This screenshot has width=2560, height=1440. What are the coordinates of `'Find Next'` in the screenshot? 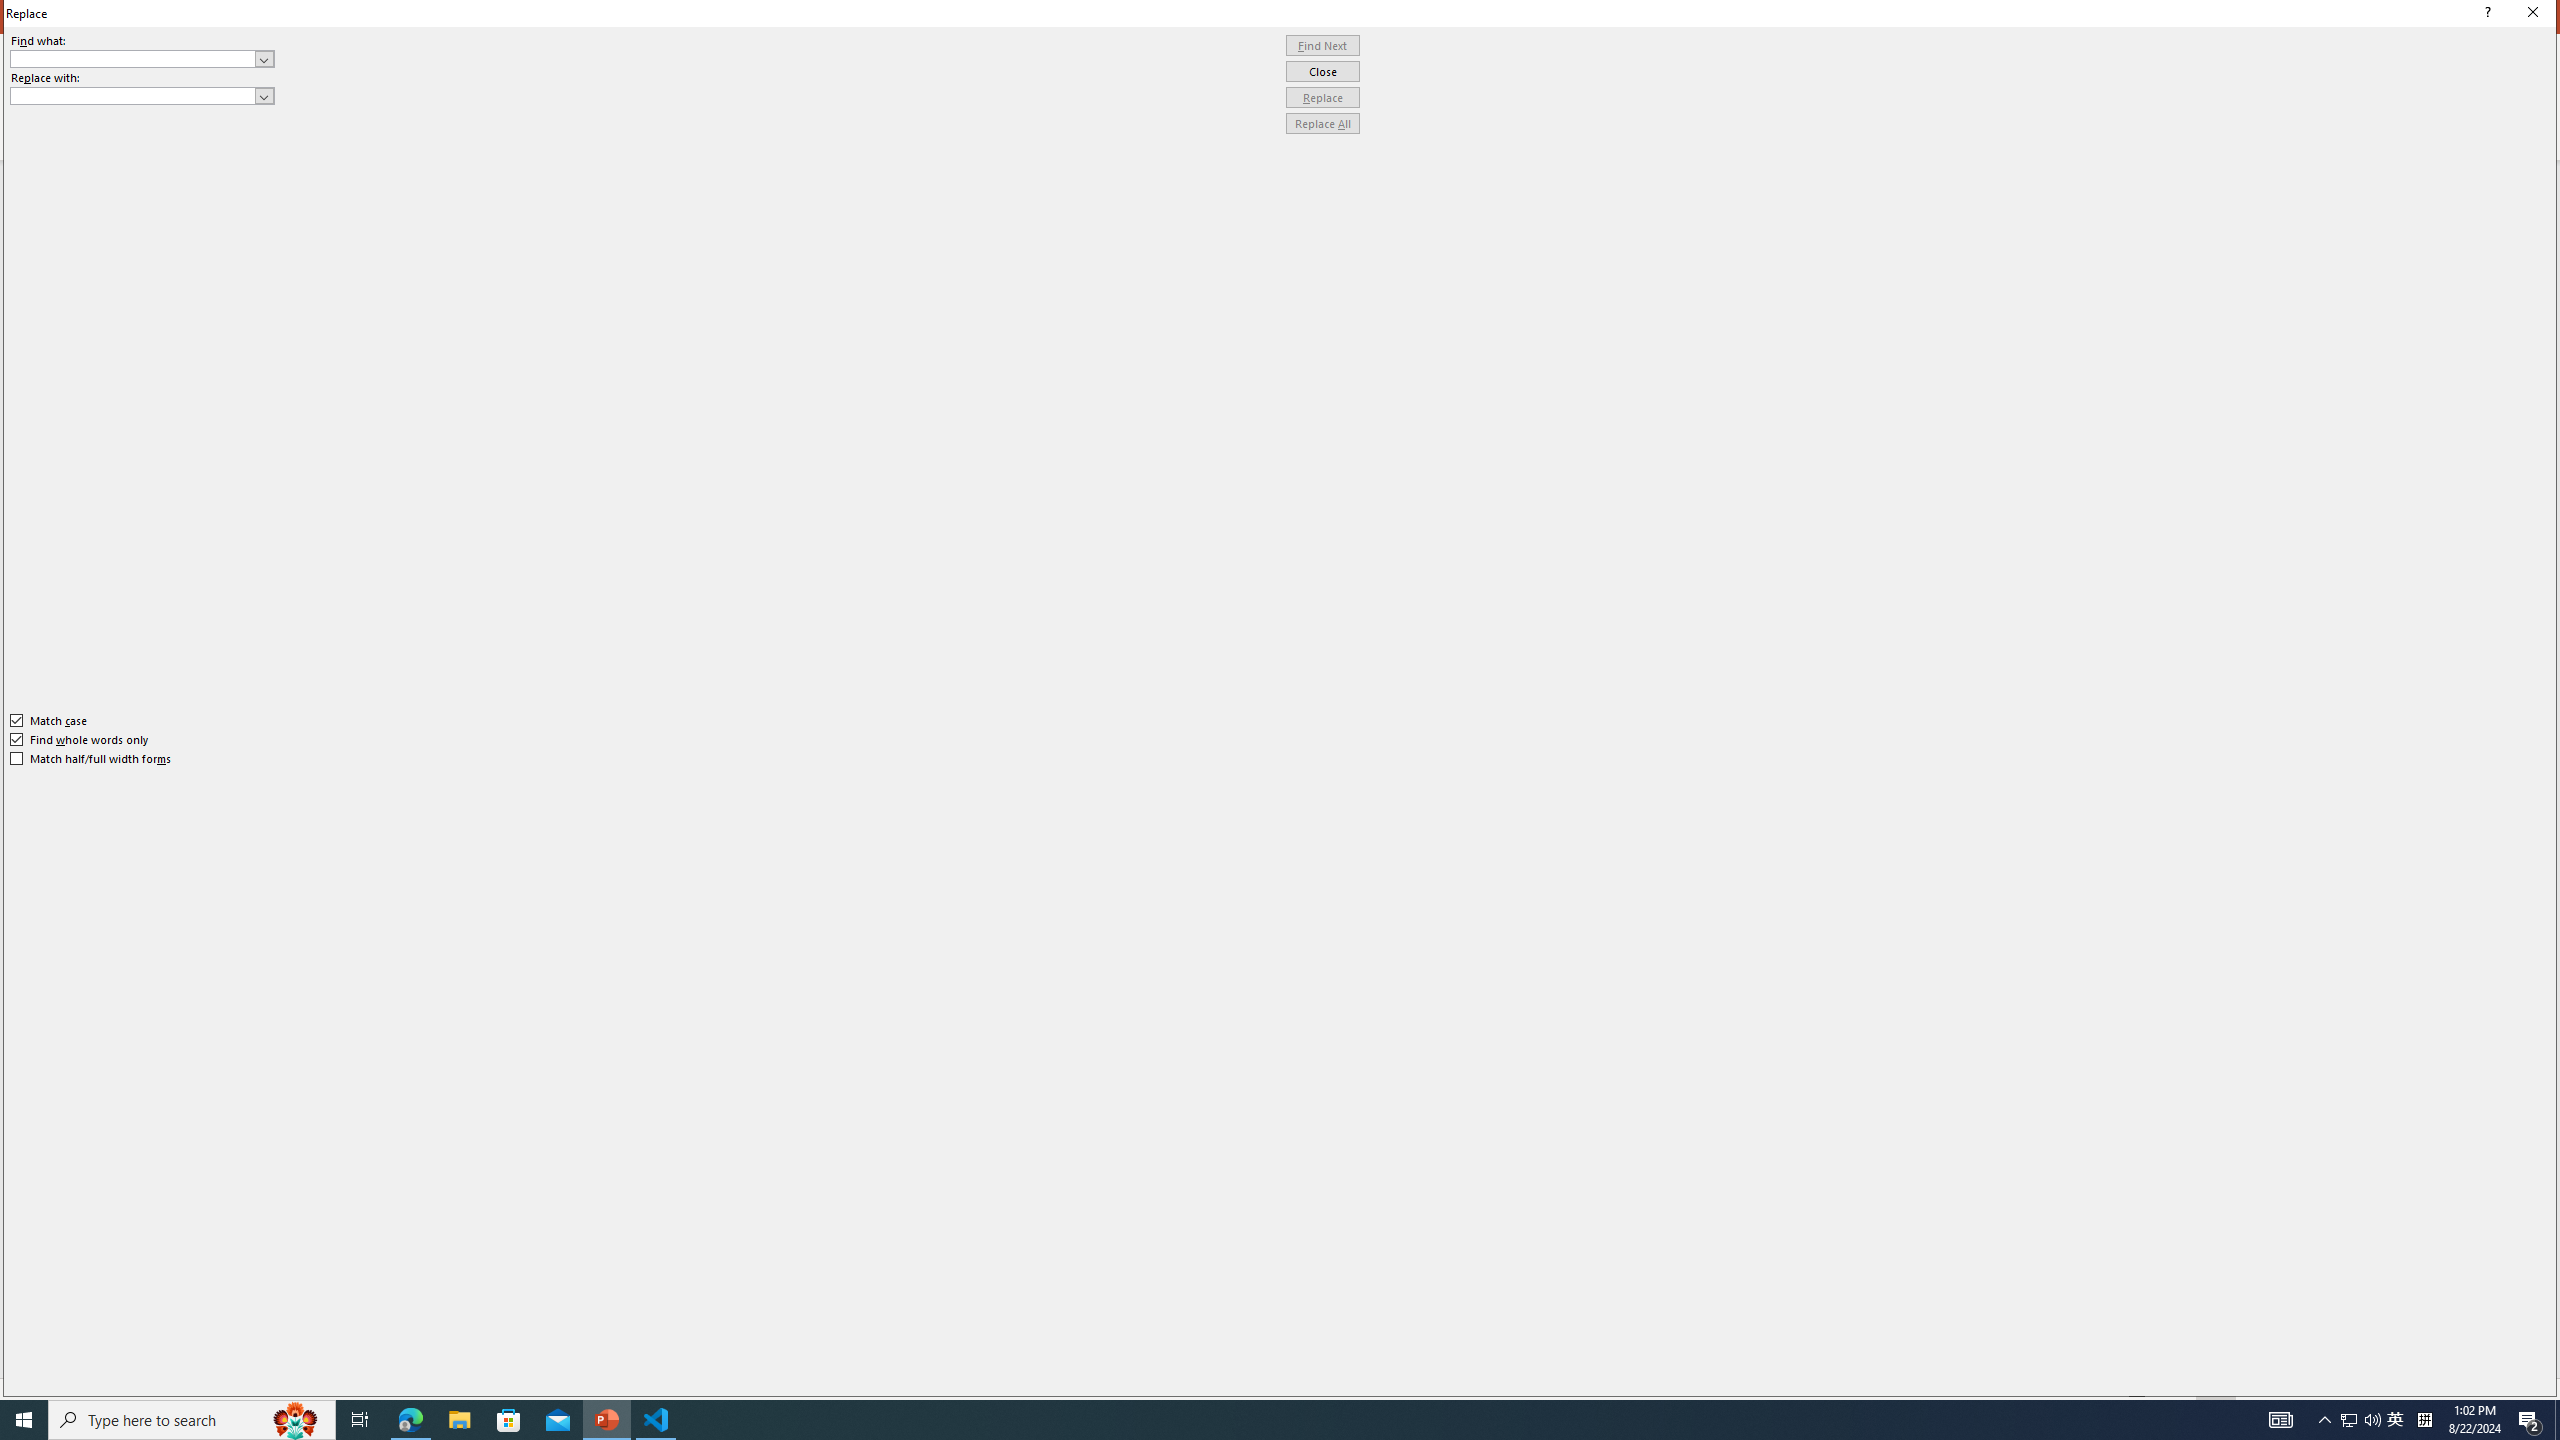 It's located at (1322, 45).